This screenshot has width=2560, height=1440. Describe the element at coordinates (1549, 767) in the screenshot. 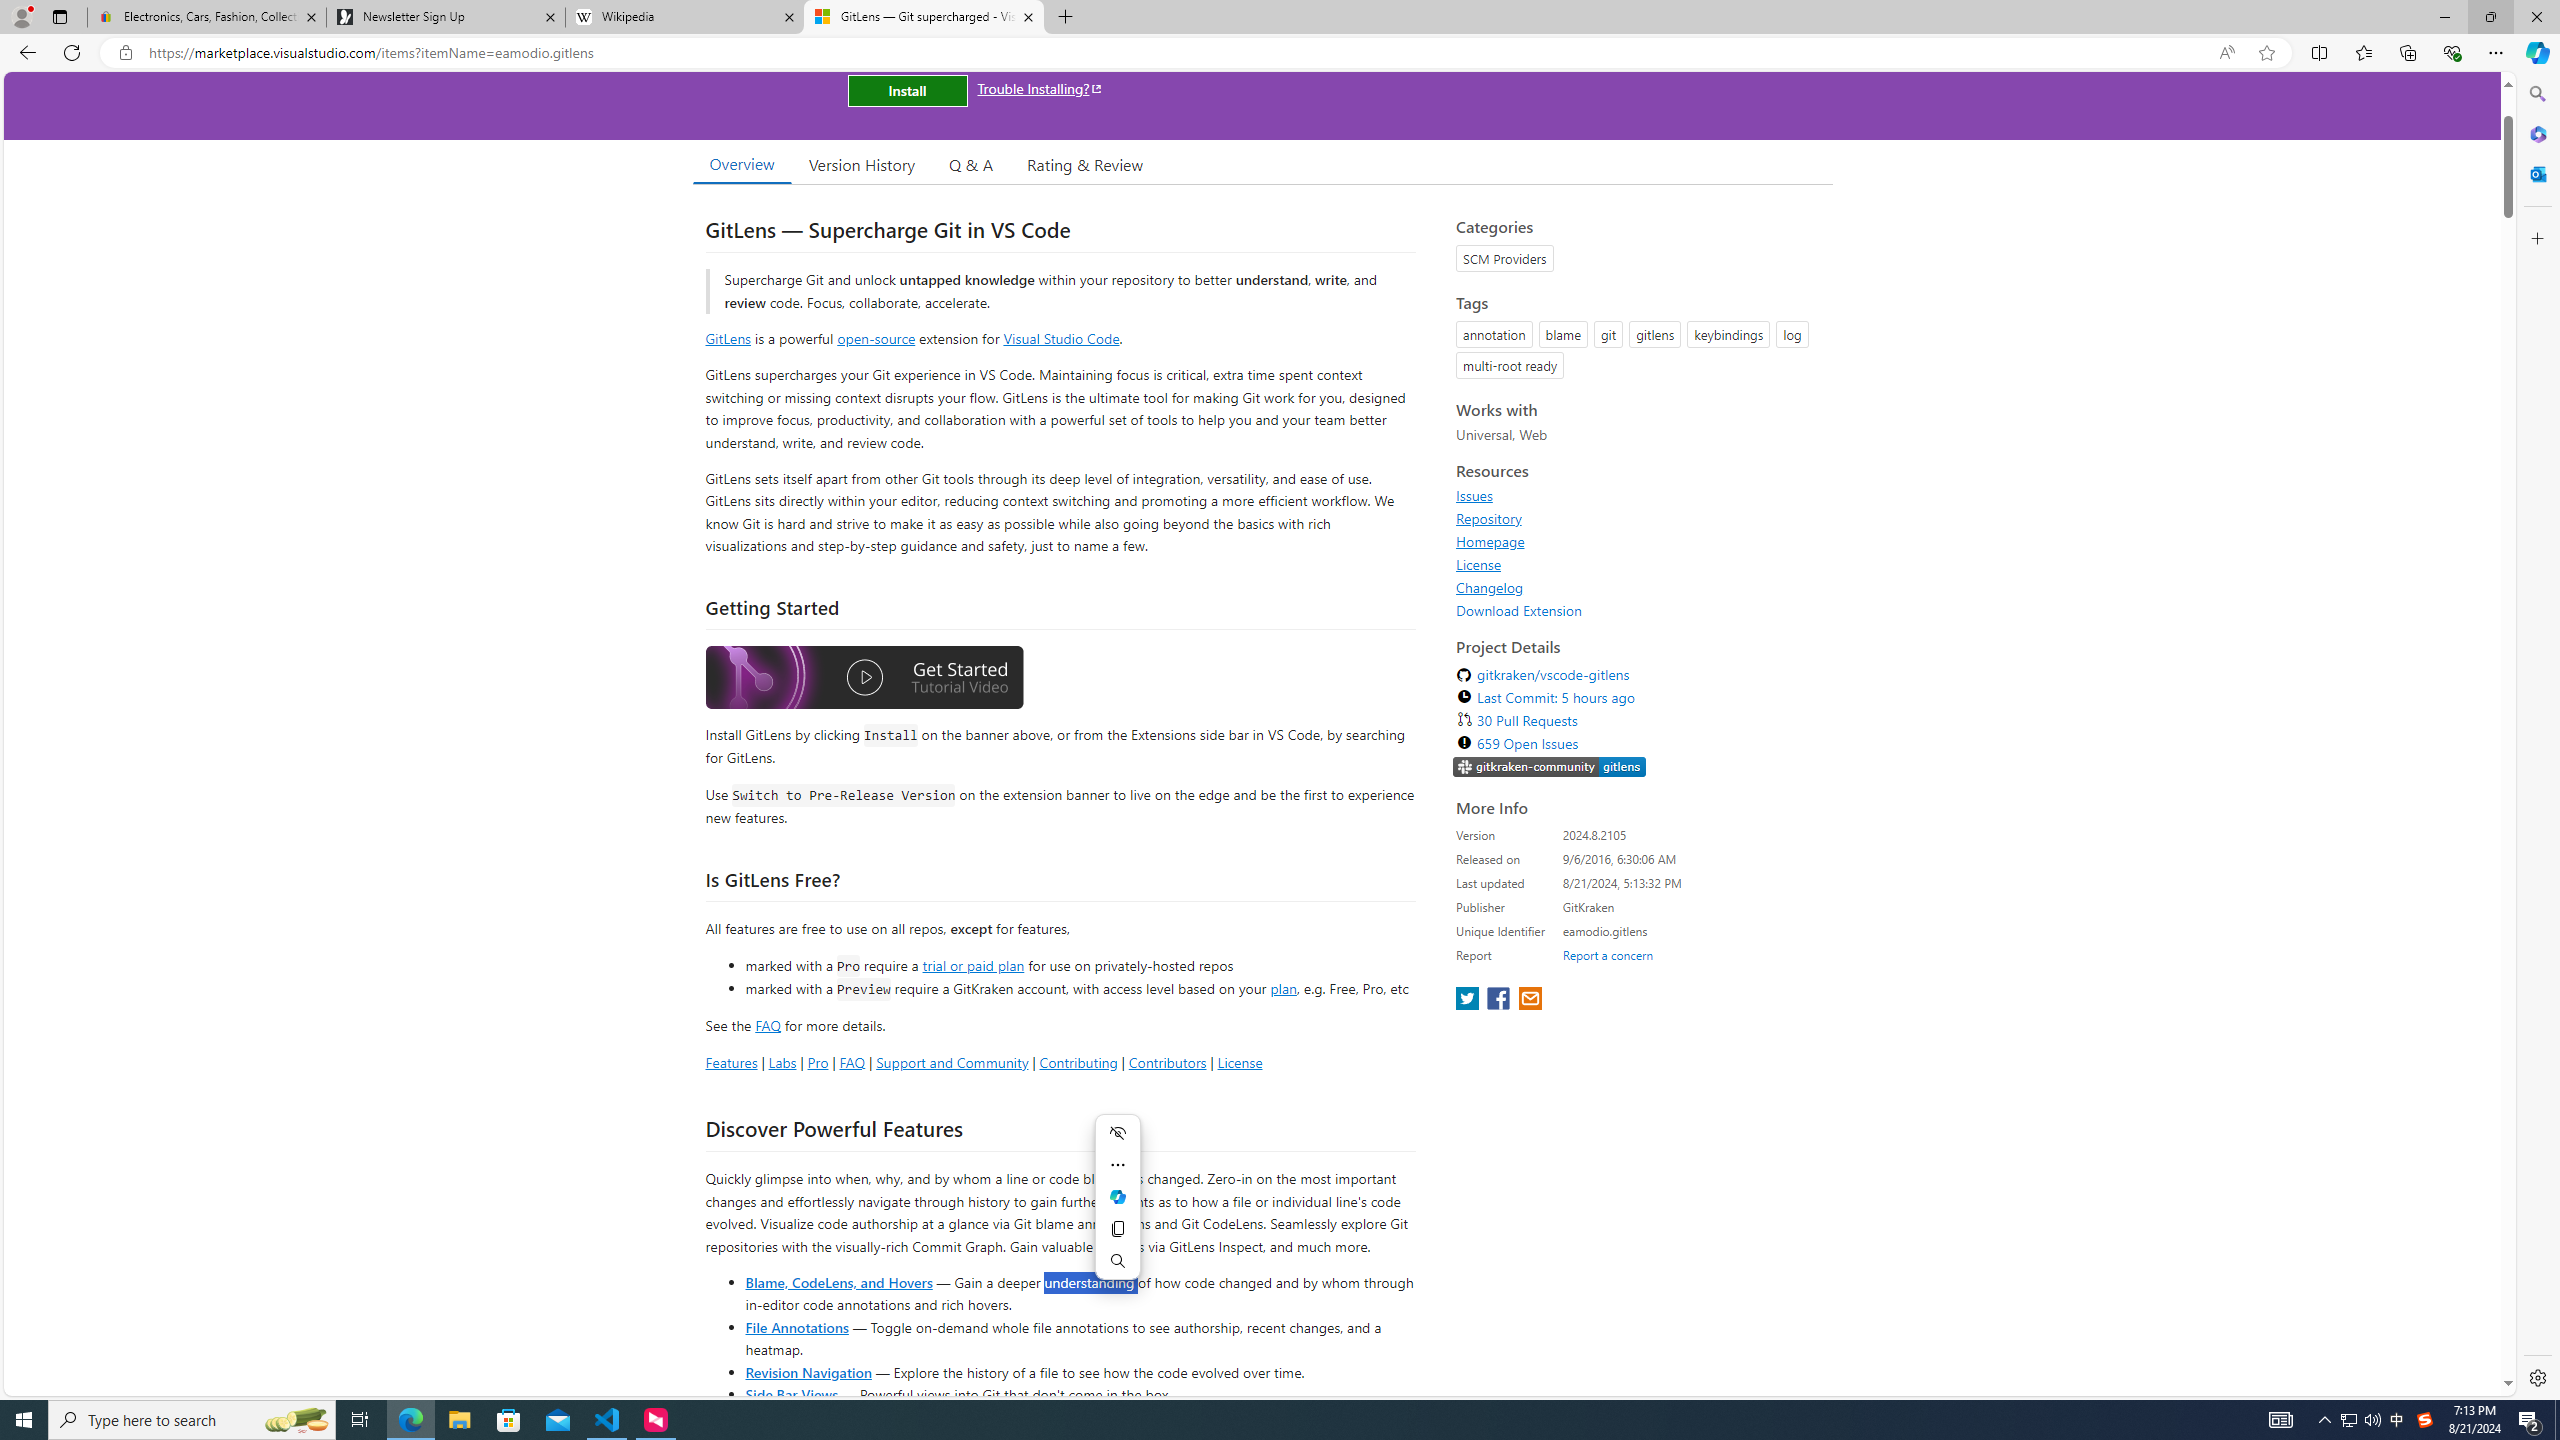

I see `'https://slack.gitkraken.com//'` at that location.